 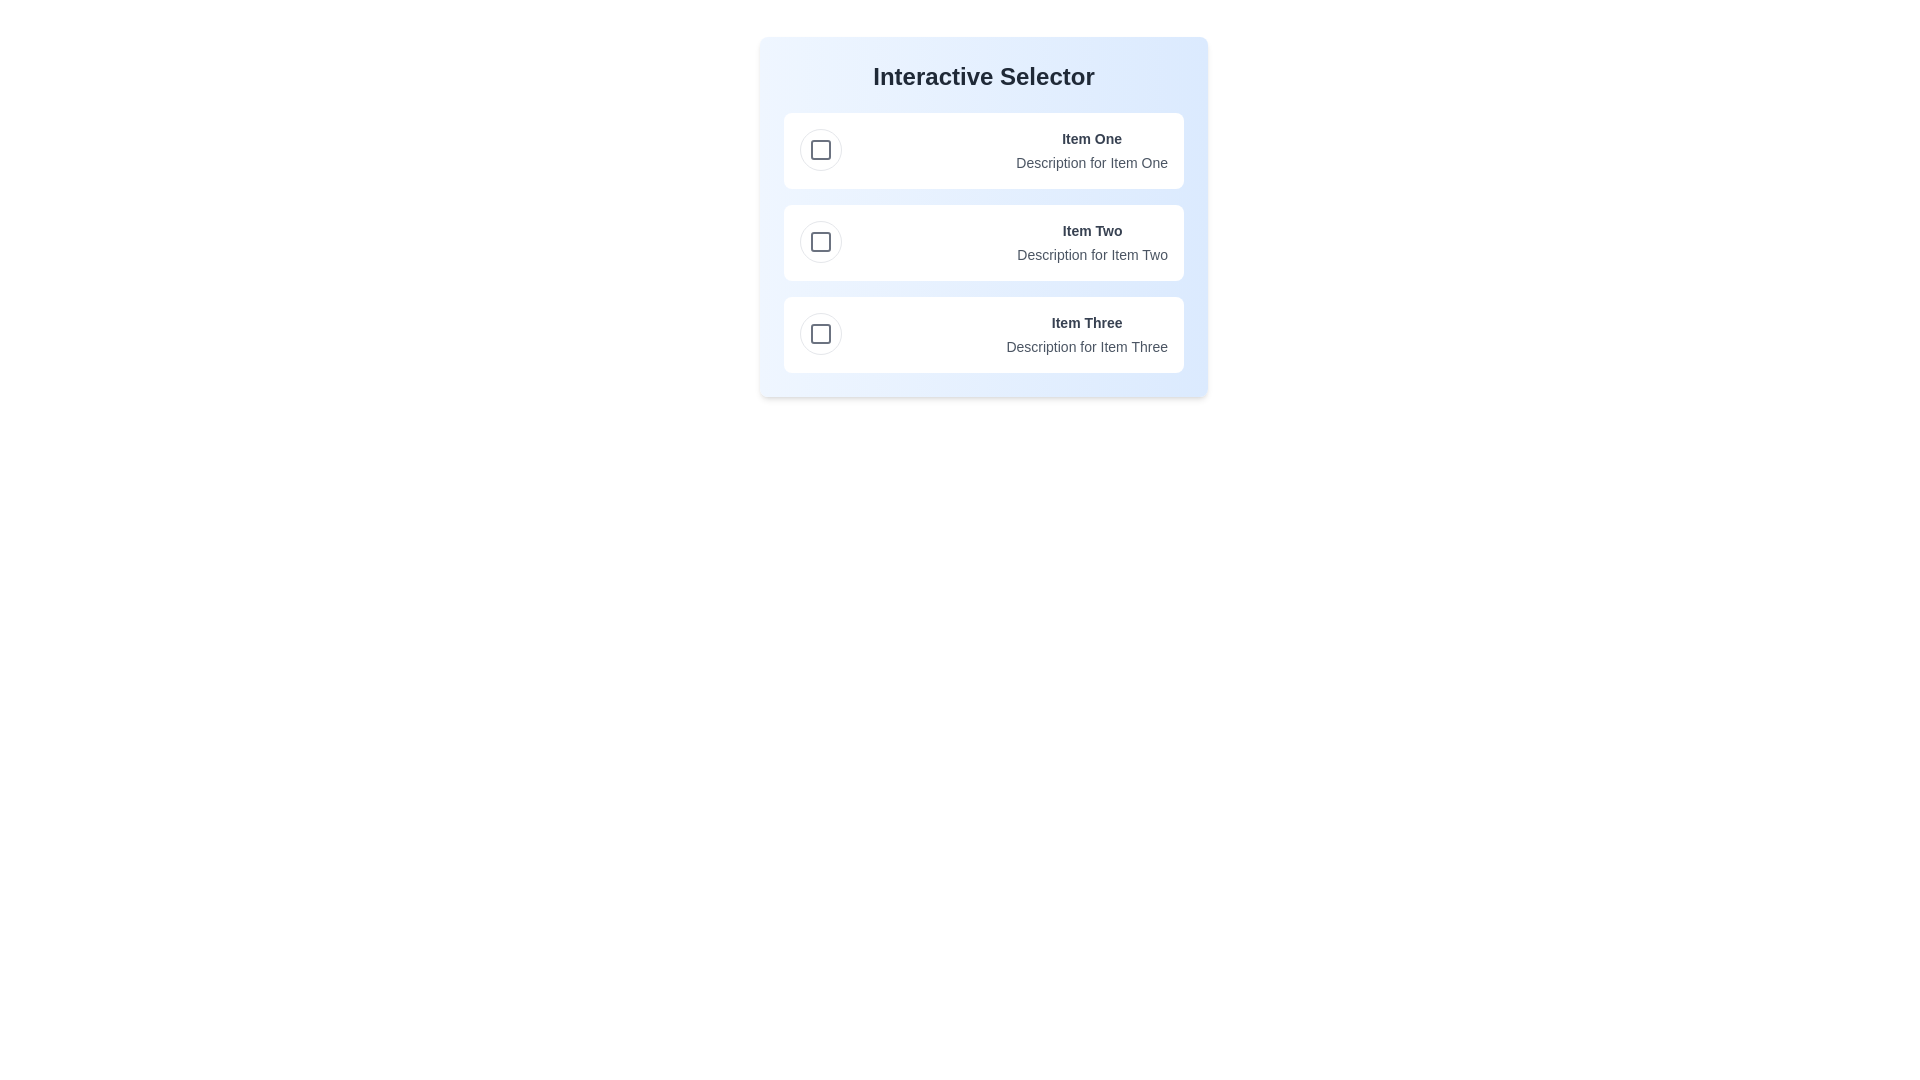 What do you see at coordinates (820, 241) in the screenshot?
I see `the checkbox with a red stroke and transparent fill located next to the label 'Item Two' in the interactive selector component to trigger a potential focus effect` at bounding box center [820, 241].